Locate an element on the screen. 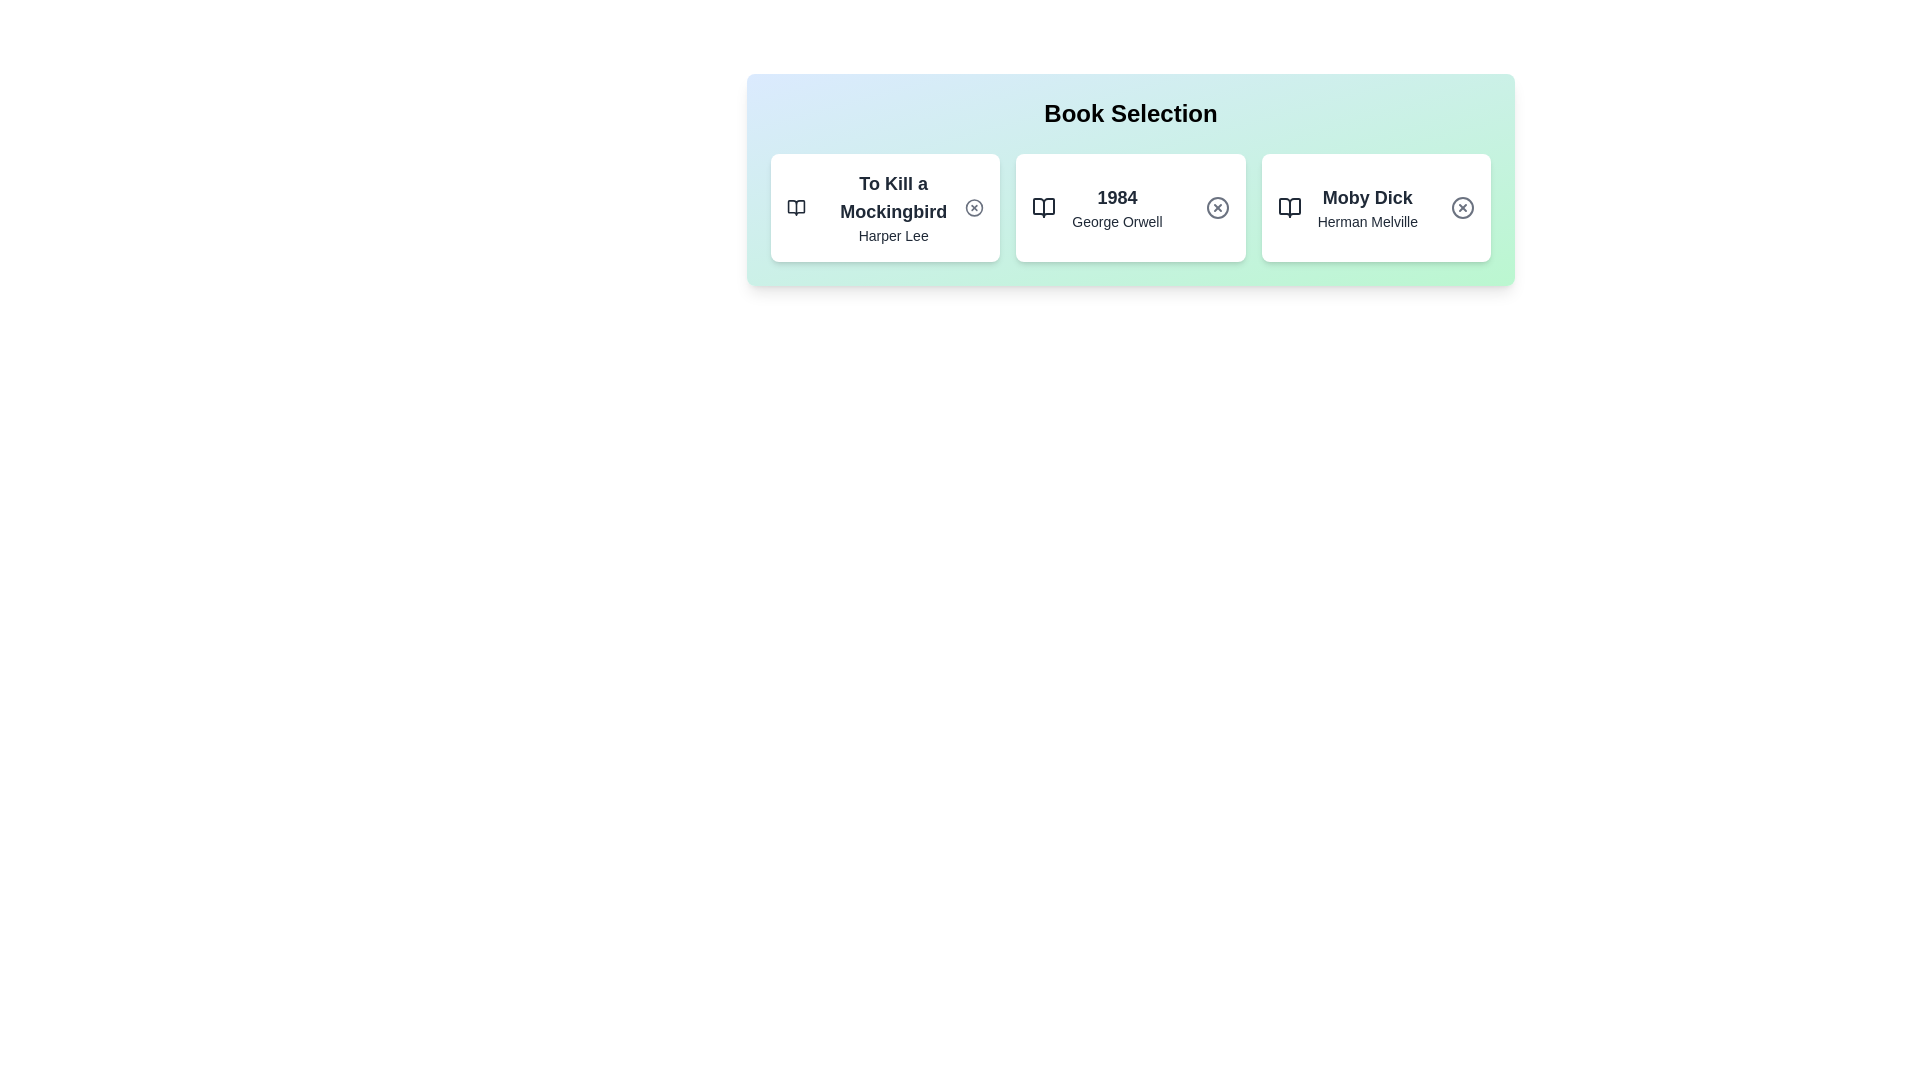 This screenshot has width=1920, height=1080. the book card for 'Moby Dick' to observe the hover effect is located at coordinates (1375, 208).